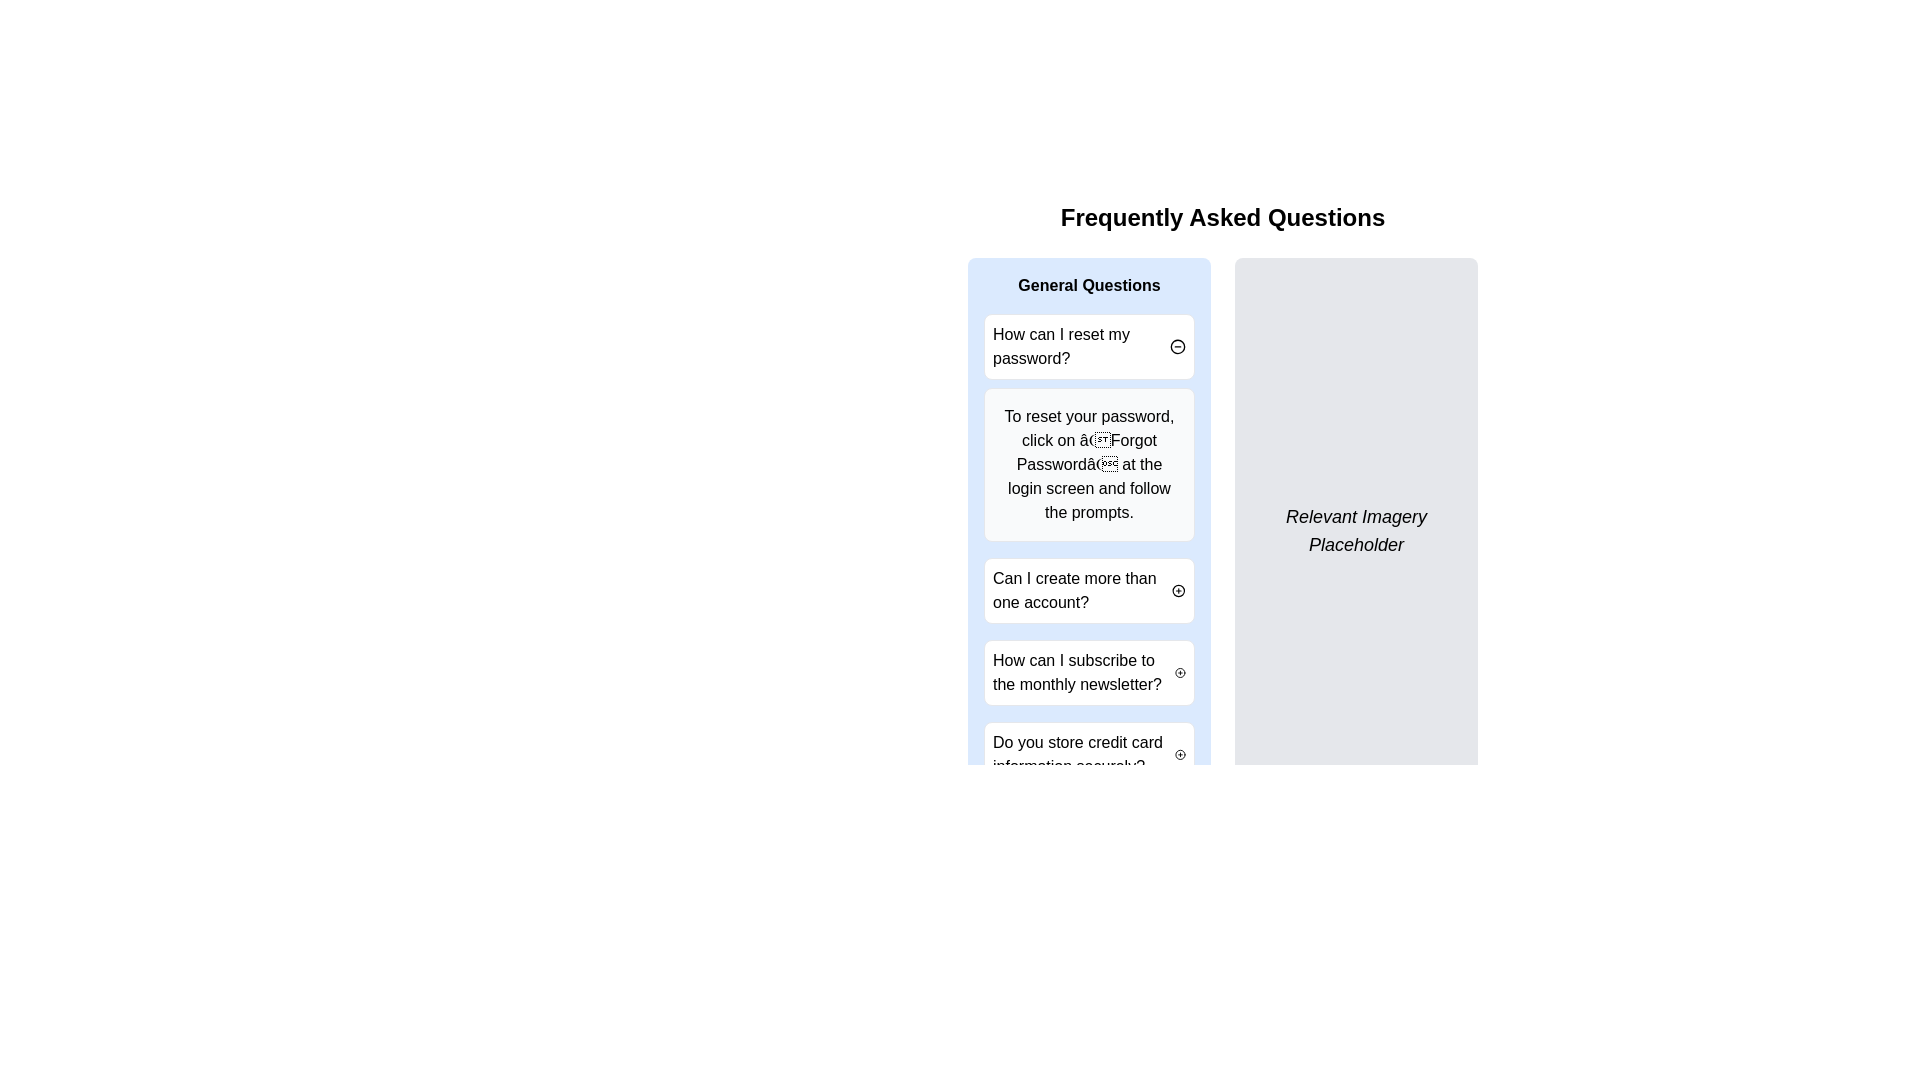  I want to click on the text label displaying 'Relevant Imagery Placeholder' which is styled in italic font, located within a gray box and positioned to the right of a column of question cards, so click(1356, 530).